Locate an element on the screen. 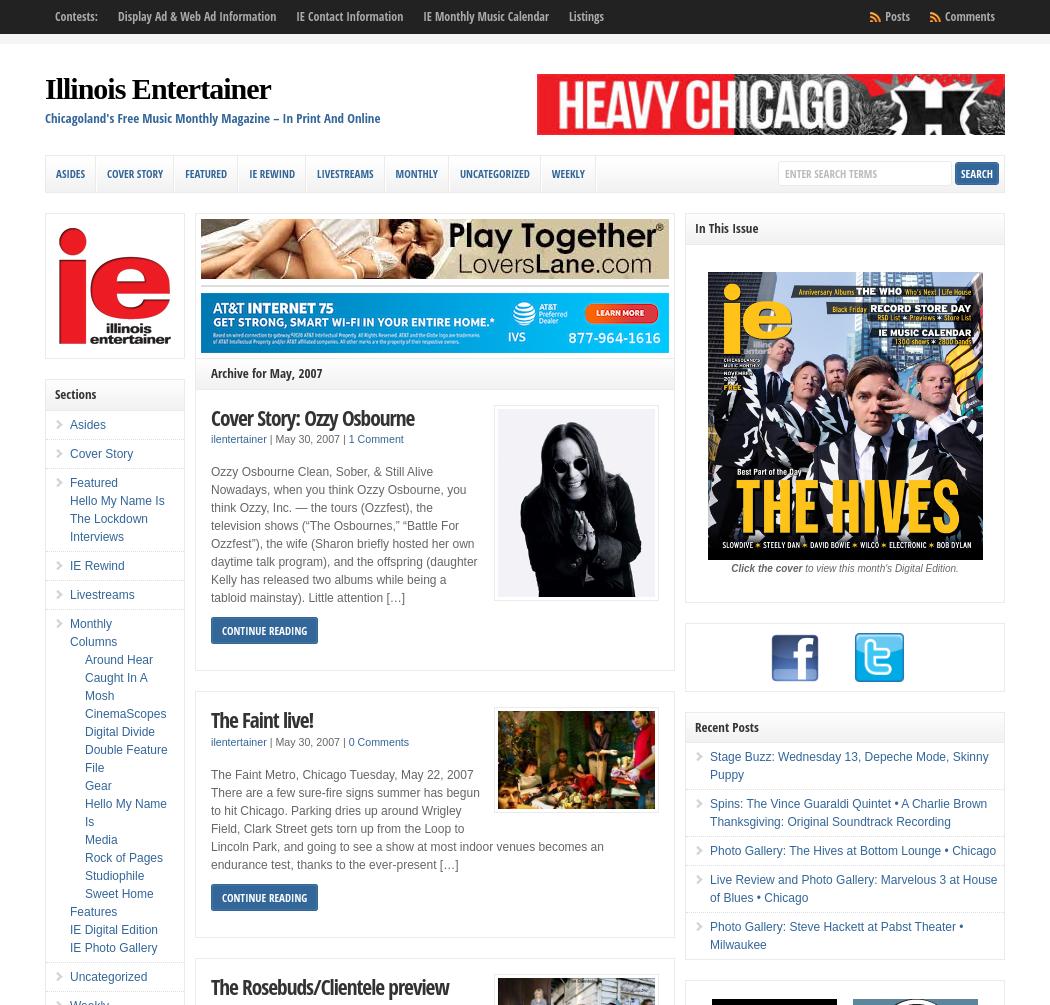 The height and width of the screenshot is (1005, 1050). 'Sections' is located at coordinates (75, 393).